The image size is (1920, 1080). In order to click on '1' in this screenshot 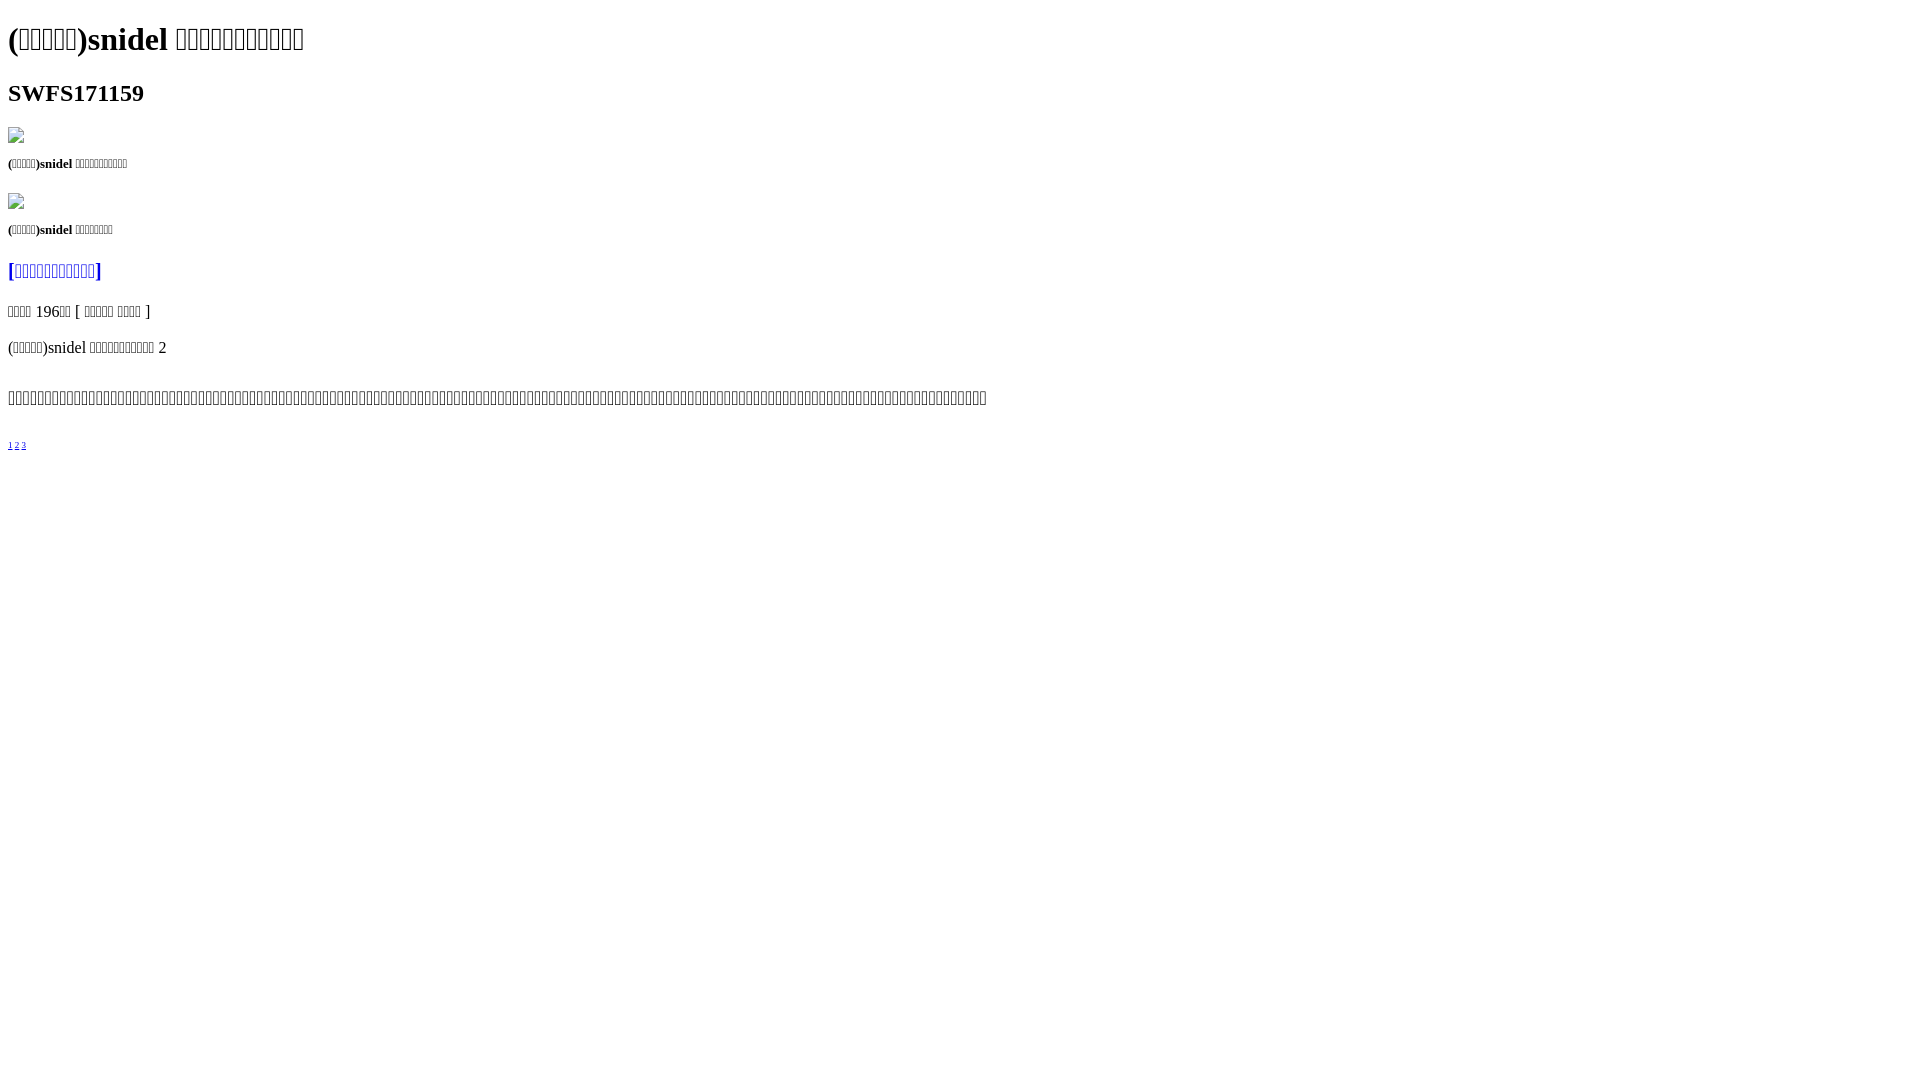, I will do `click(10, 443)`.